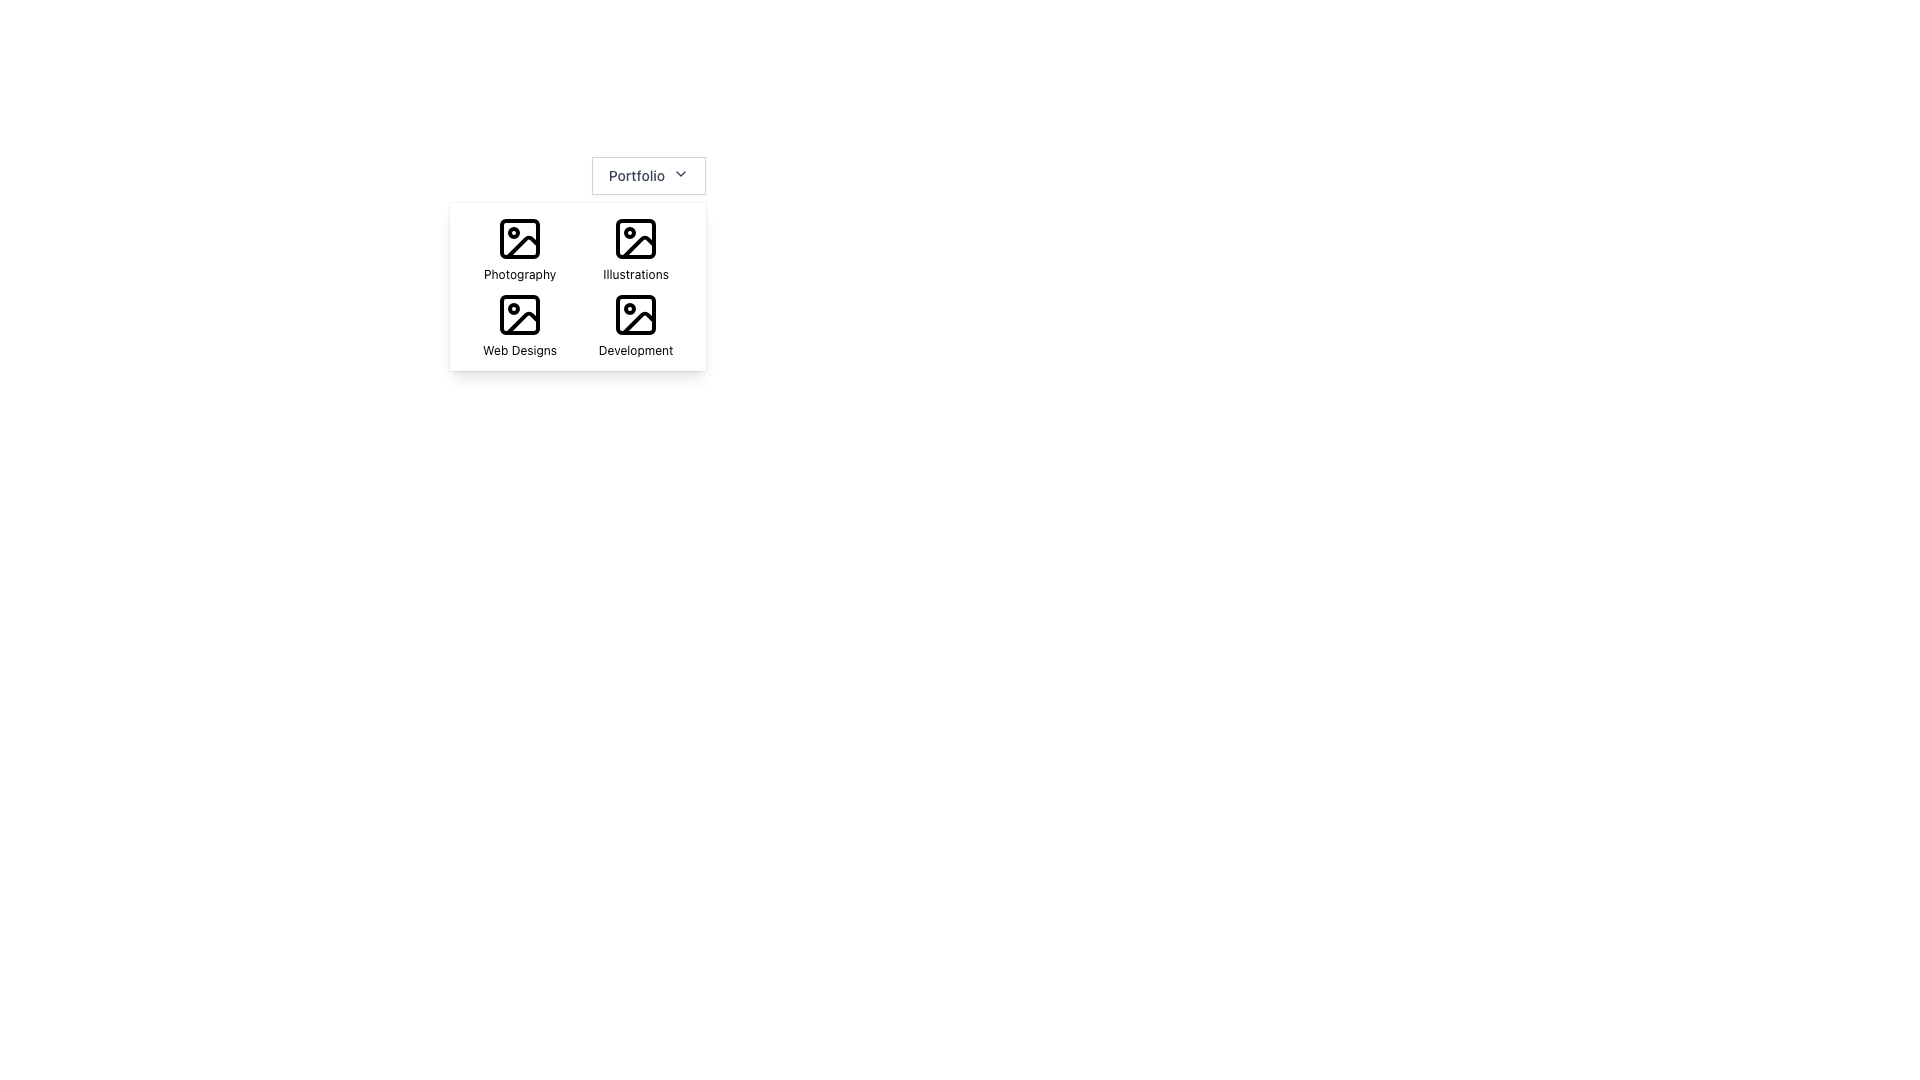 This screenshot has height=1080, width=1920. What do you see at coordinates (520, 323) in the screenshot?
I see `the 'Web Designs' menu item, which features an image silhouette icon and a label in black text` at bounding box center [520, 323].